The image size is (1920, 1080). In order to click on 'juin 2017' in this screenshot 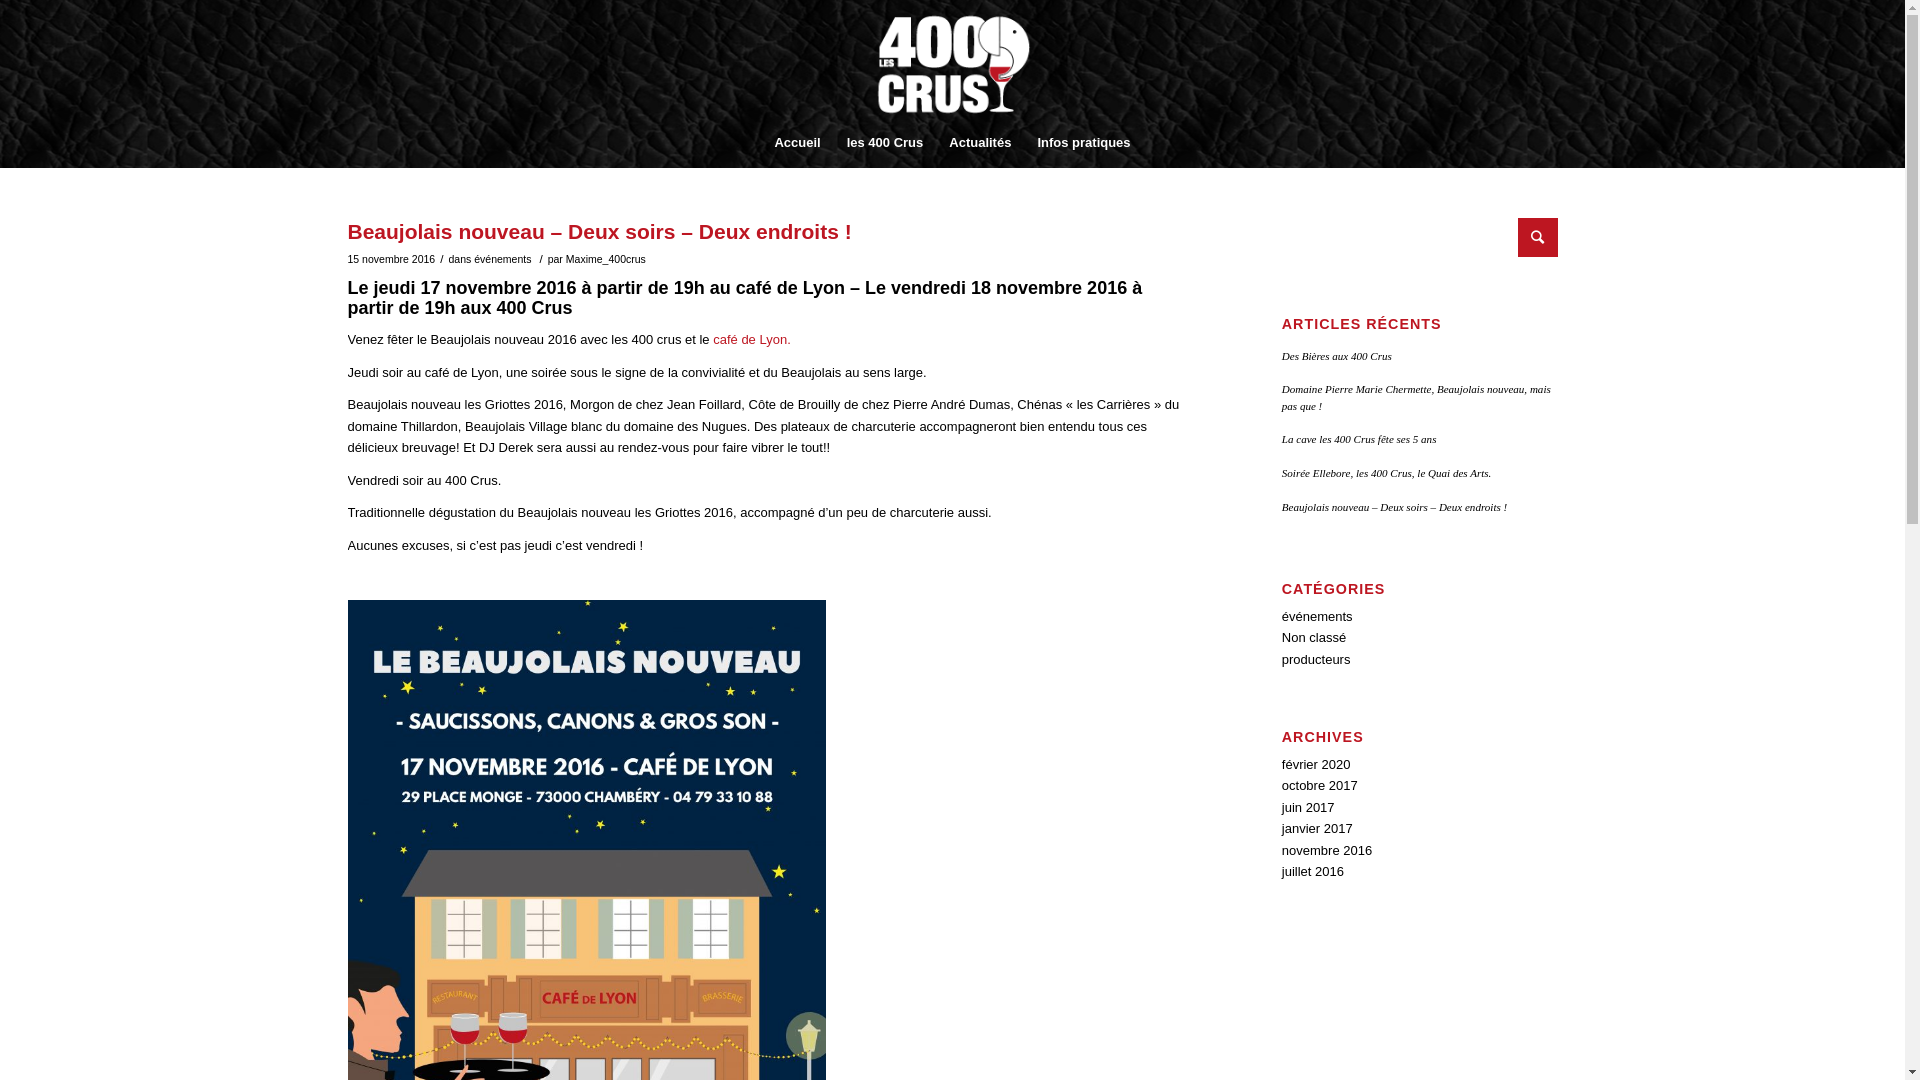, I will do `click(1308, 806)`.